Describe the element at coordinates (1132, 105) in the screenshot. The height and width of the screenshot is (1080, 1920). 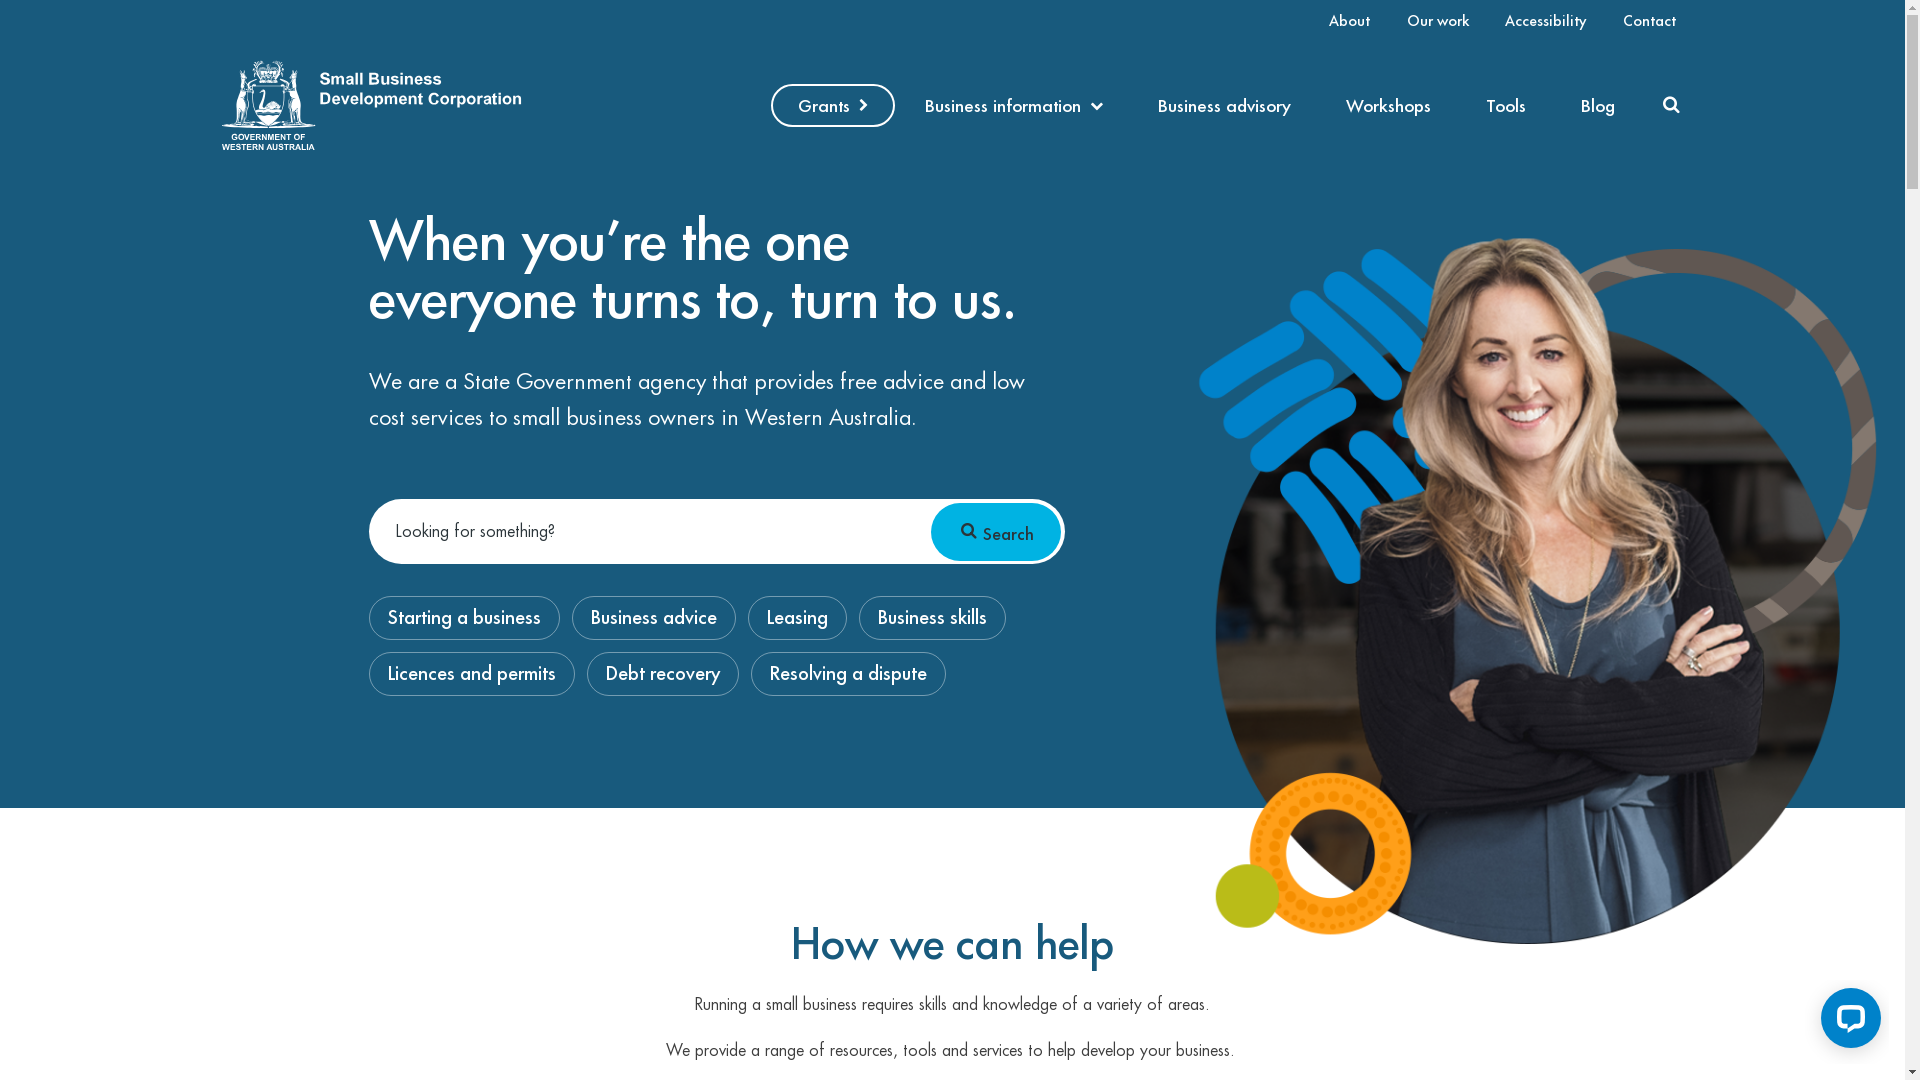
I see `'Business advisory'` at that location.